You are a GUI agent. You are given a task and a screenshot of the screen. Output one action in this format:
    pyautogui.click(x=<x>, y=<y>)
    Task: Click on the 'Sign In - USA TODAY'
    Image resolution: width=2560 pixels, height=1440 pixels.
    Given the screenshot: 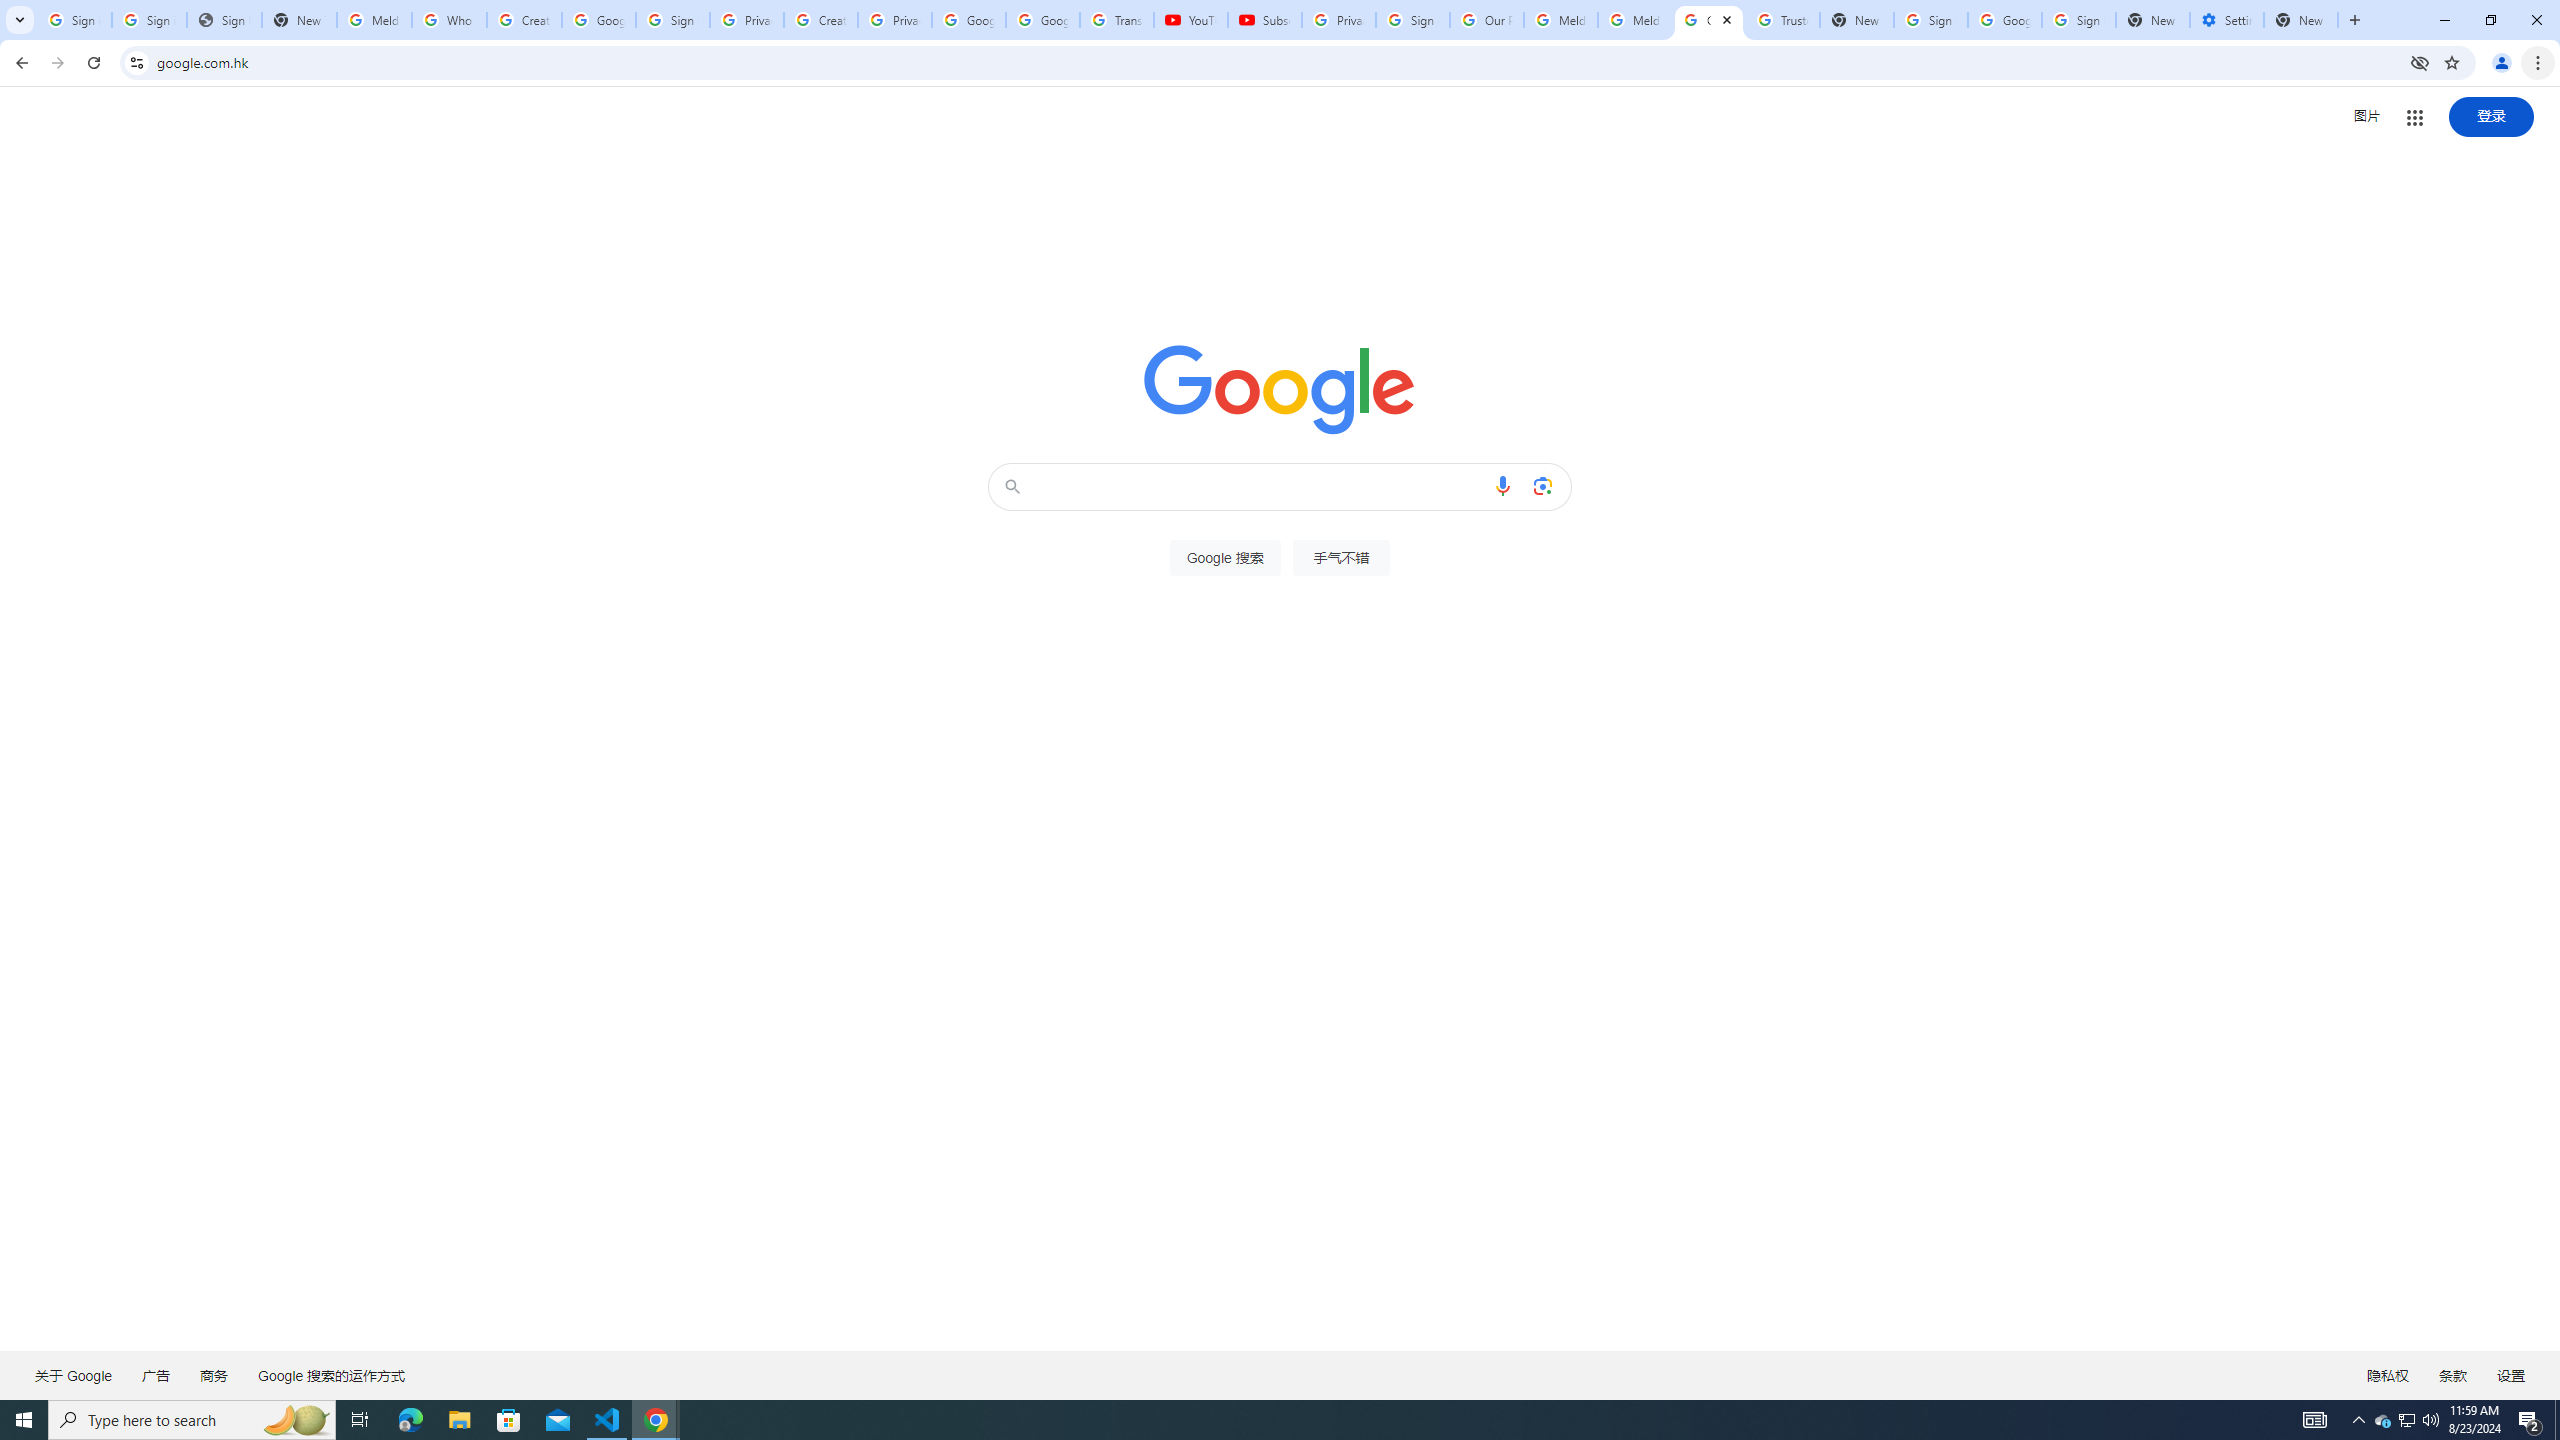 What is the action you would take?
    pyautogui.click(x=224, y=19)
    